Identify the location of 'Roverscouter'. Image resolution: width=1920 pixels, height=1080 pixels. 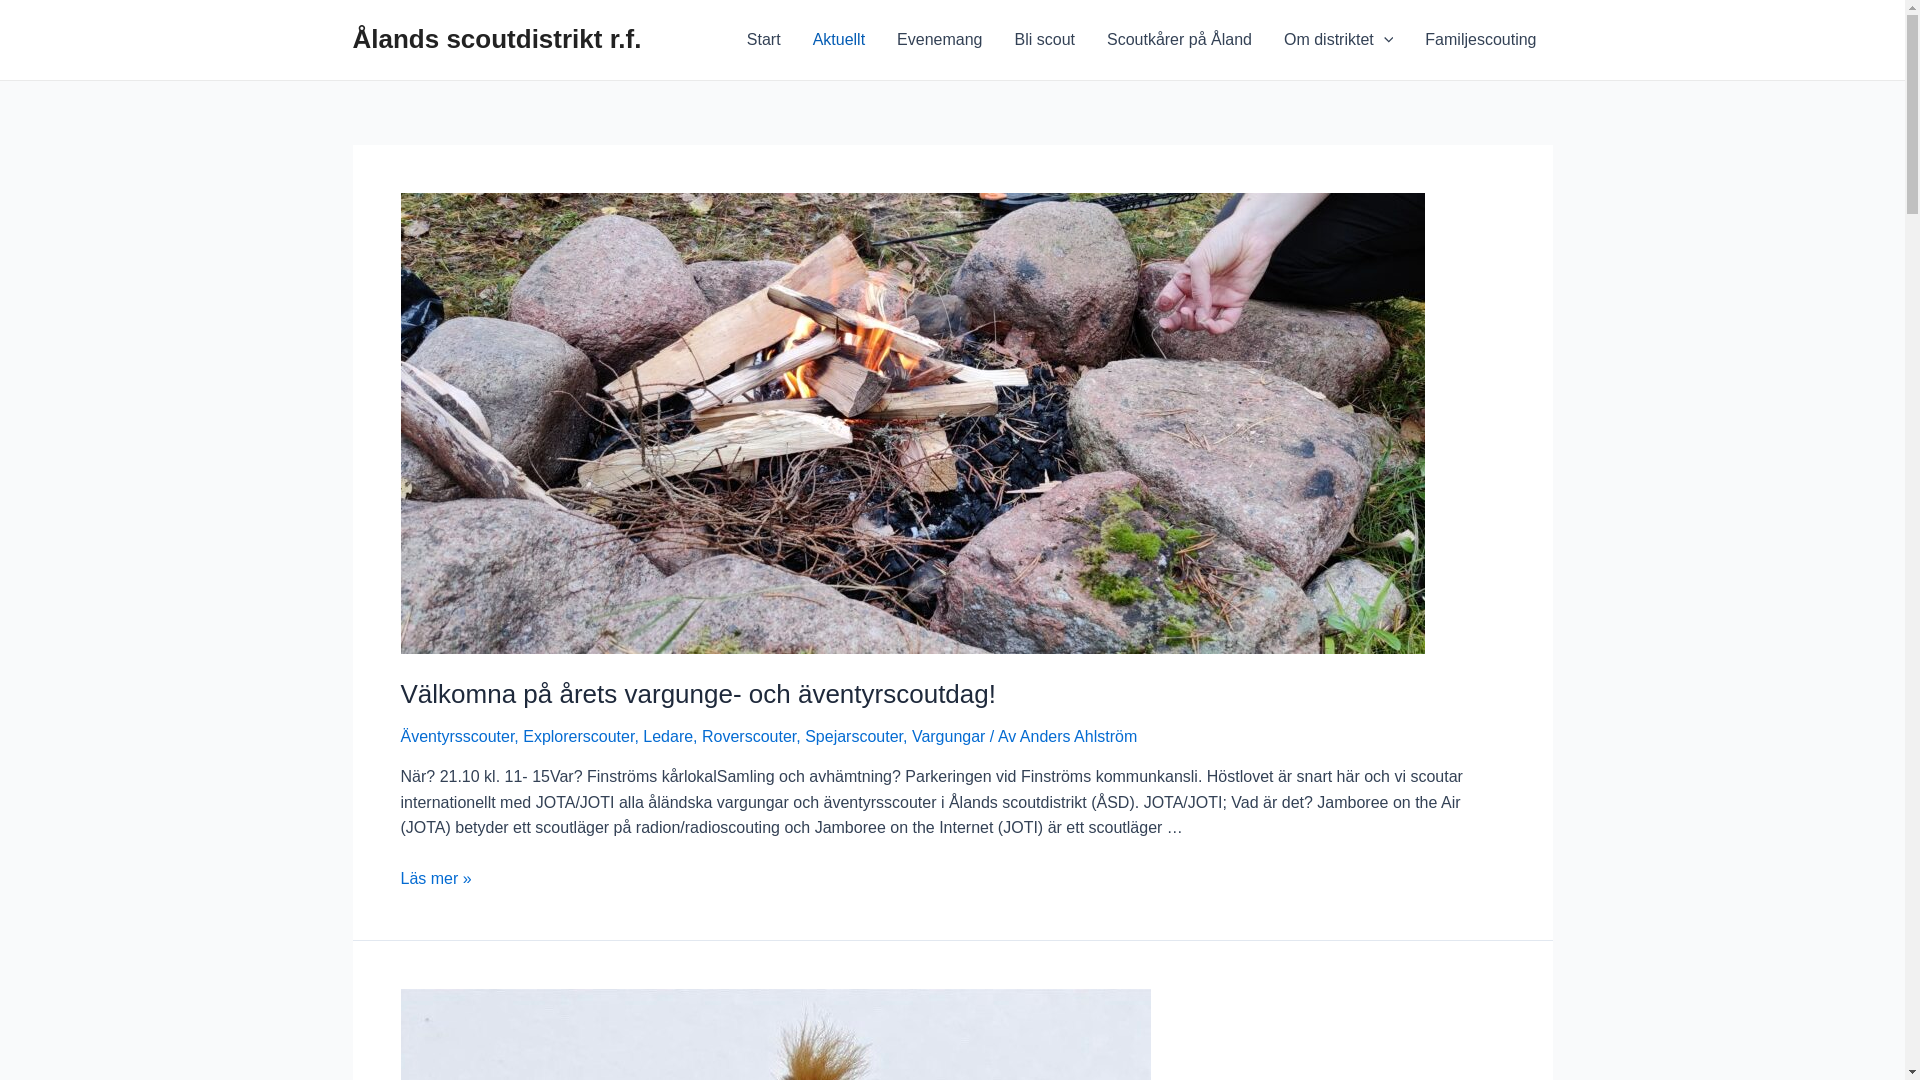
(701, 736).